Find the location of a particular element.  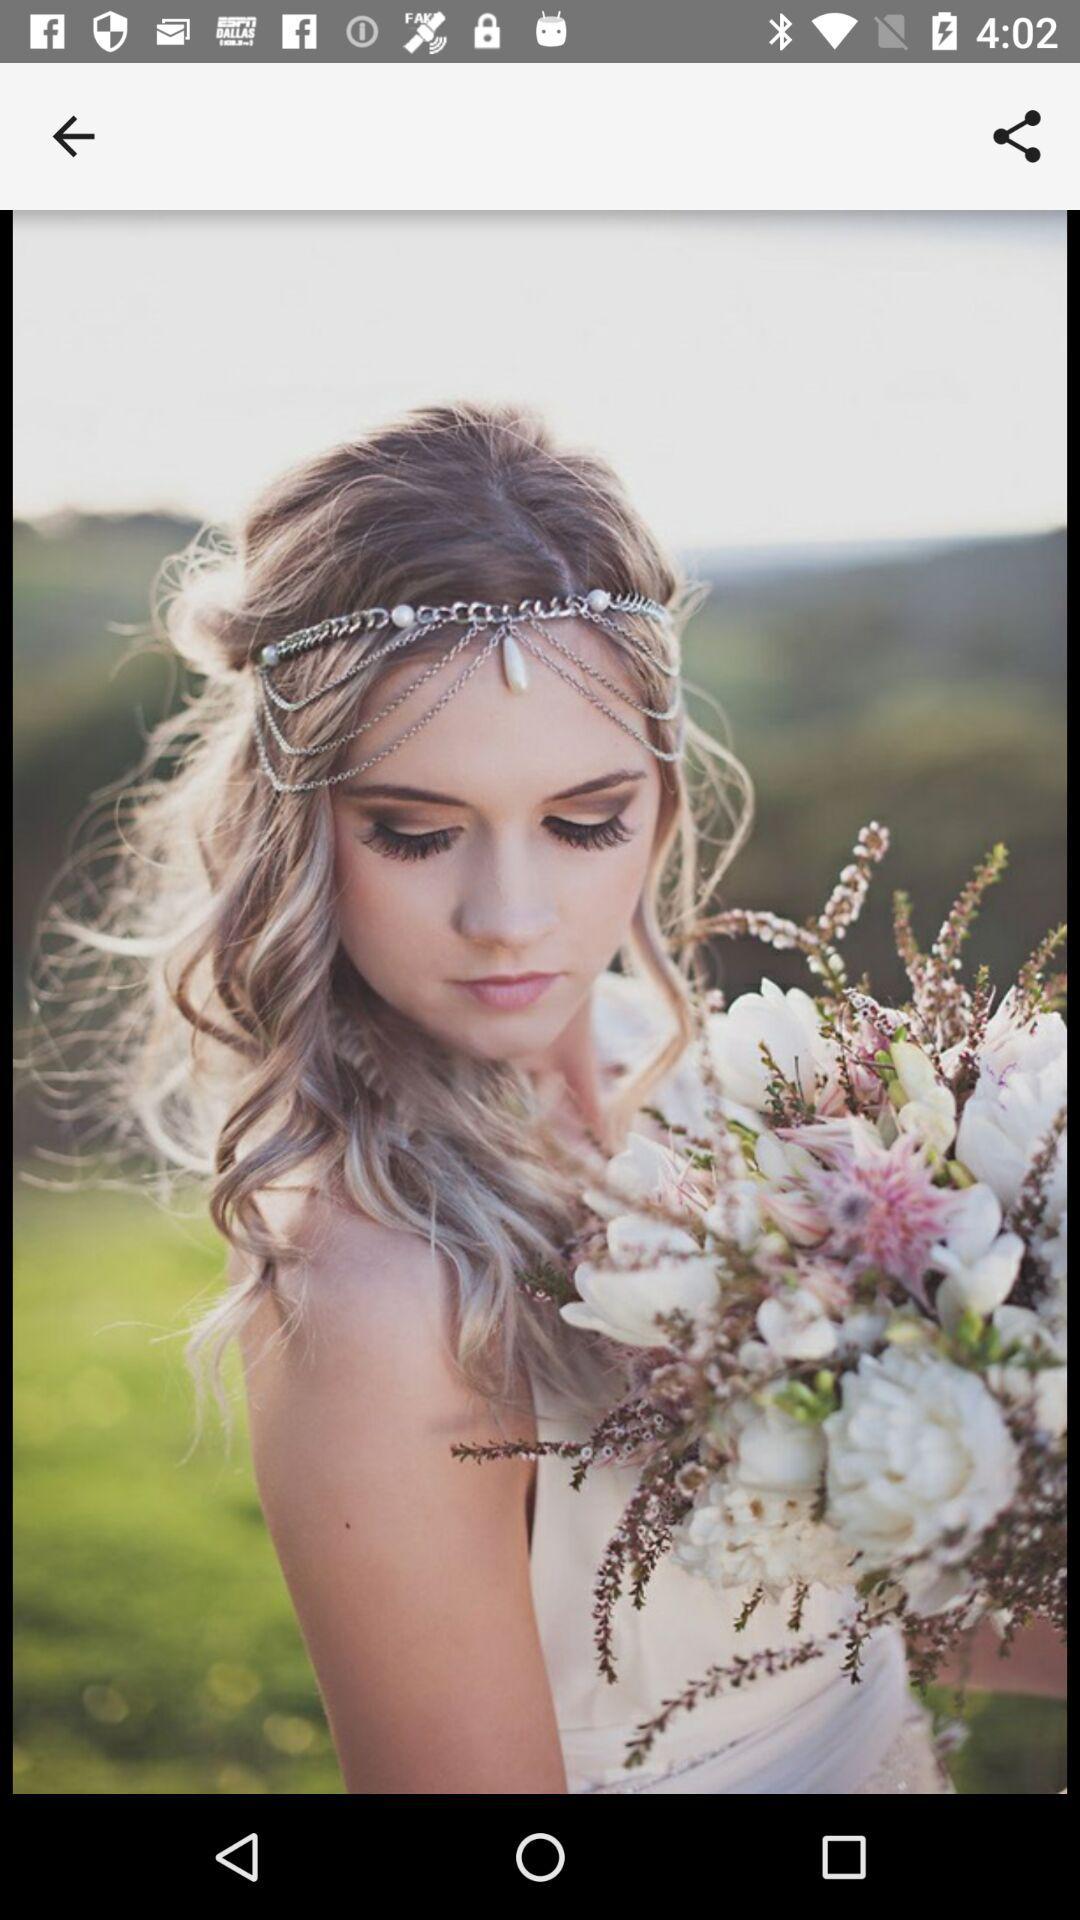

the item at the top right corner is located at coordinates (1017, 135).